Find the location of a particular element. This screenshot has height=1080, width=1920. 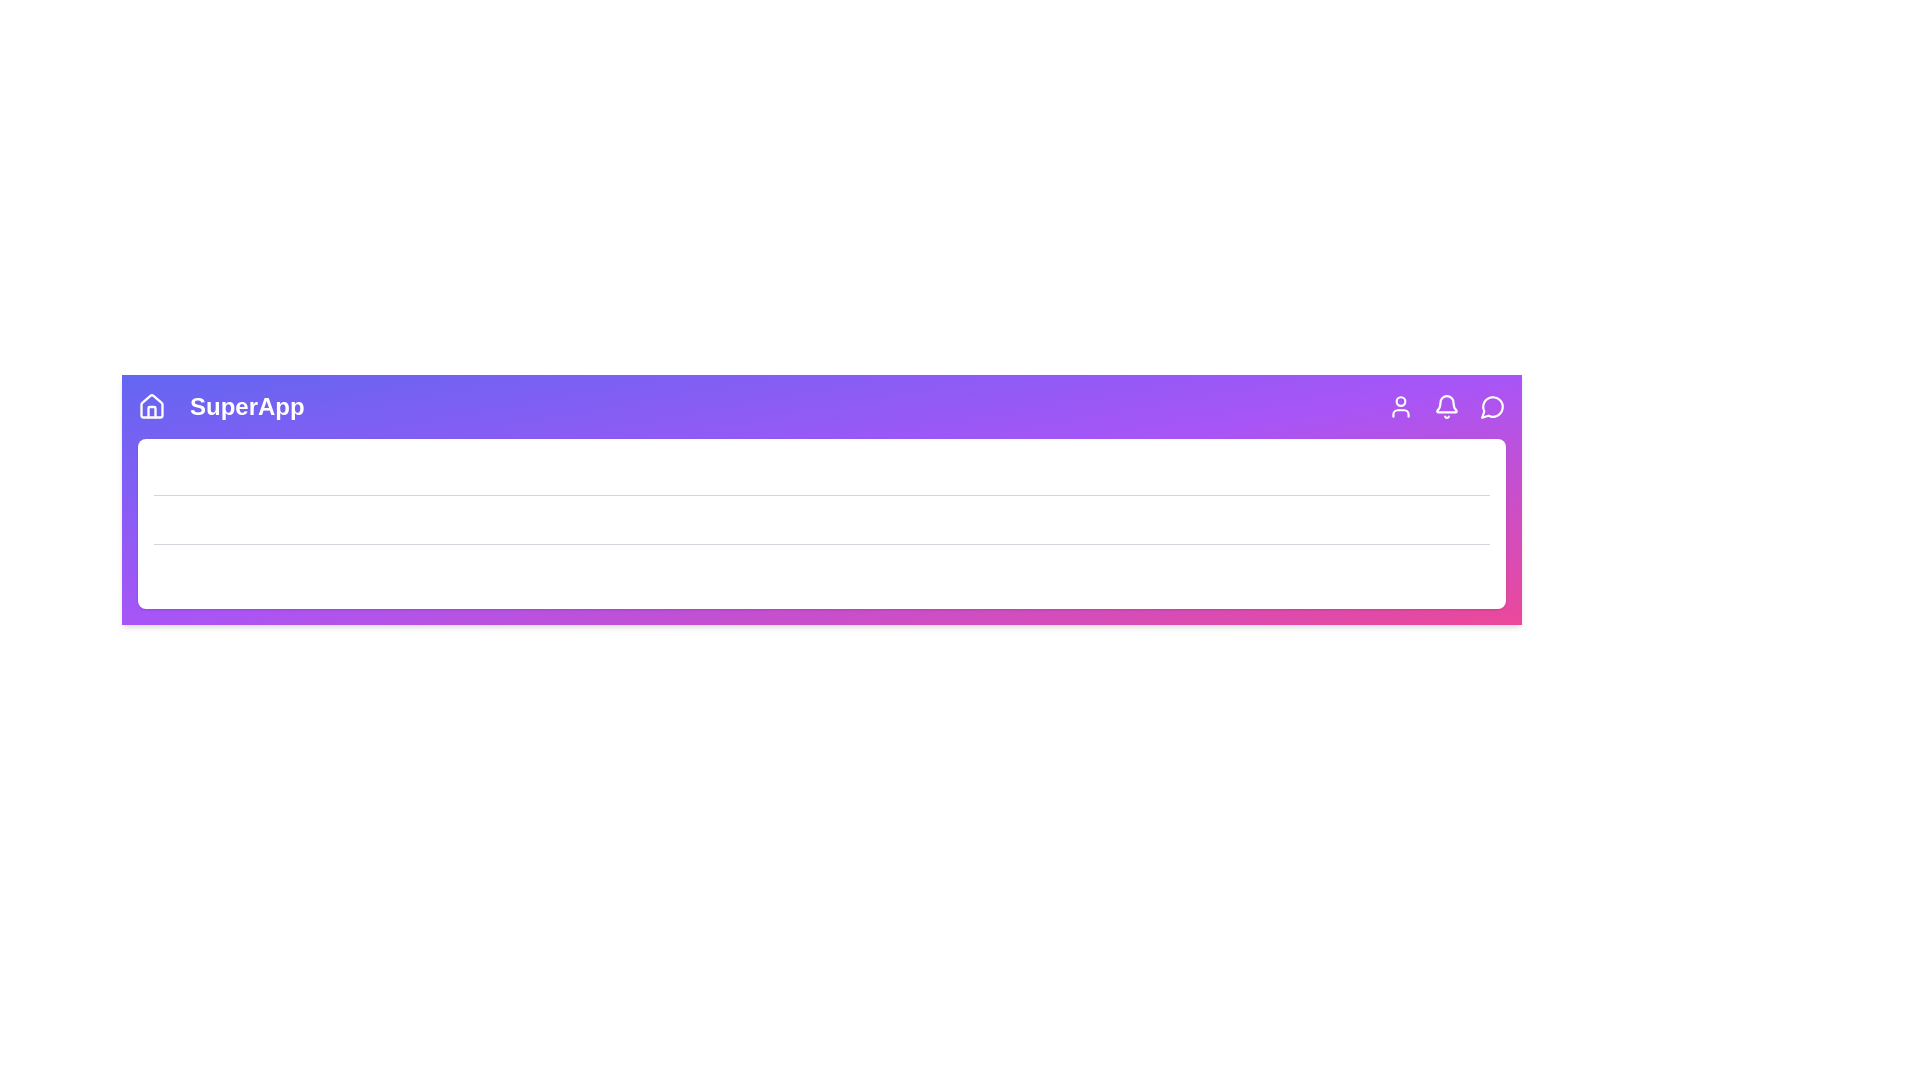

the bell icon to toggle the notifications panel visibility is located at coordinates (1446, 406).